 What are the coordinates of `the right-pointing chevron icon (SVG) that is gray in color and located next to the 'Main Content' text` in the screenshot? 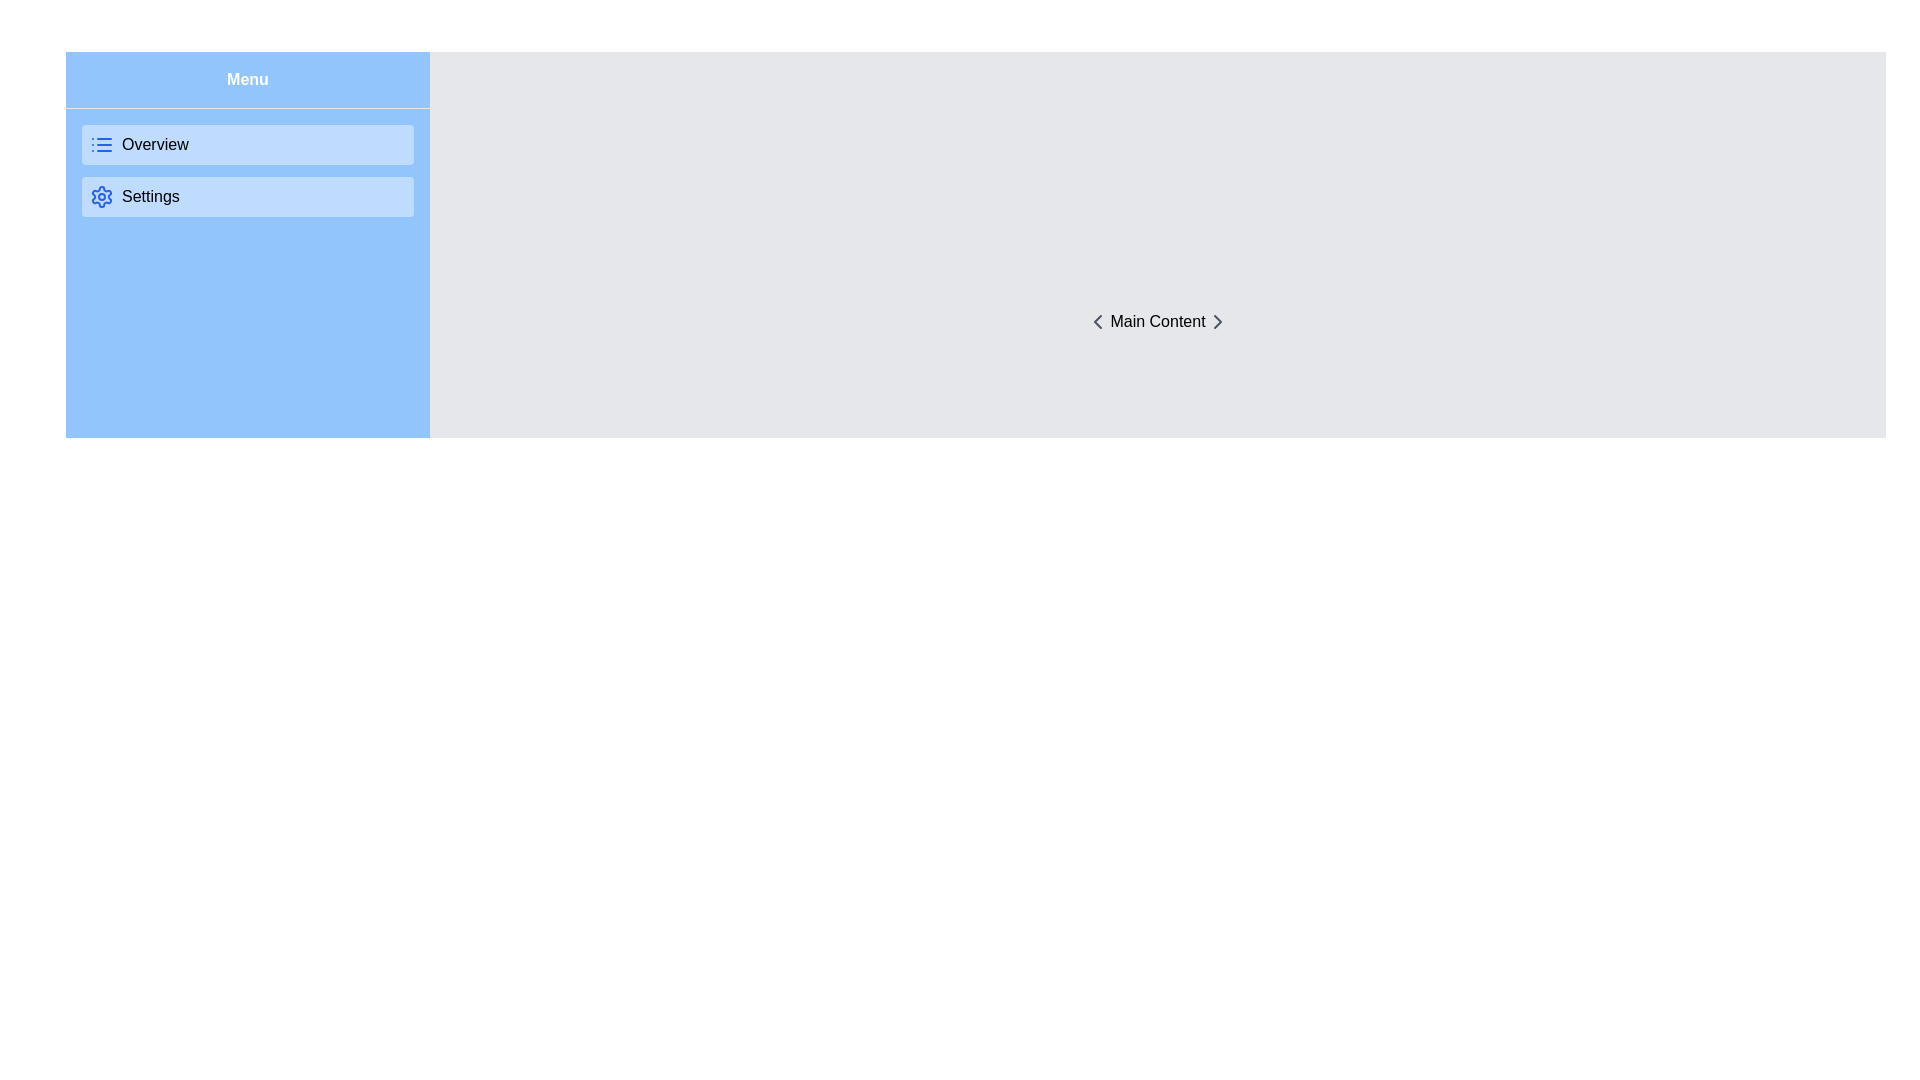 It's located at (1216, 320).